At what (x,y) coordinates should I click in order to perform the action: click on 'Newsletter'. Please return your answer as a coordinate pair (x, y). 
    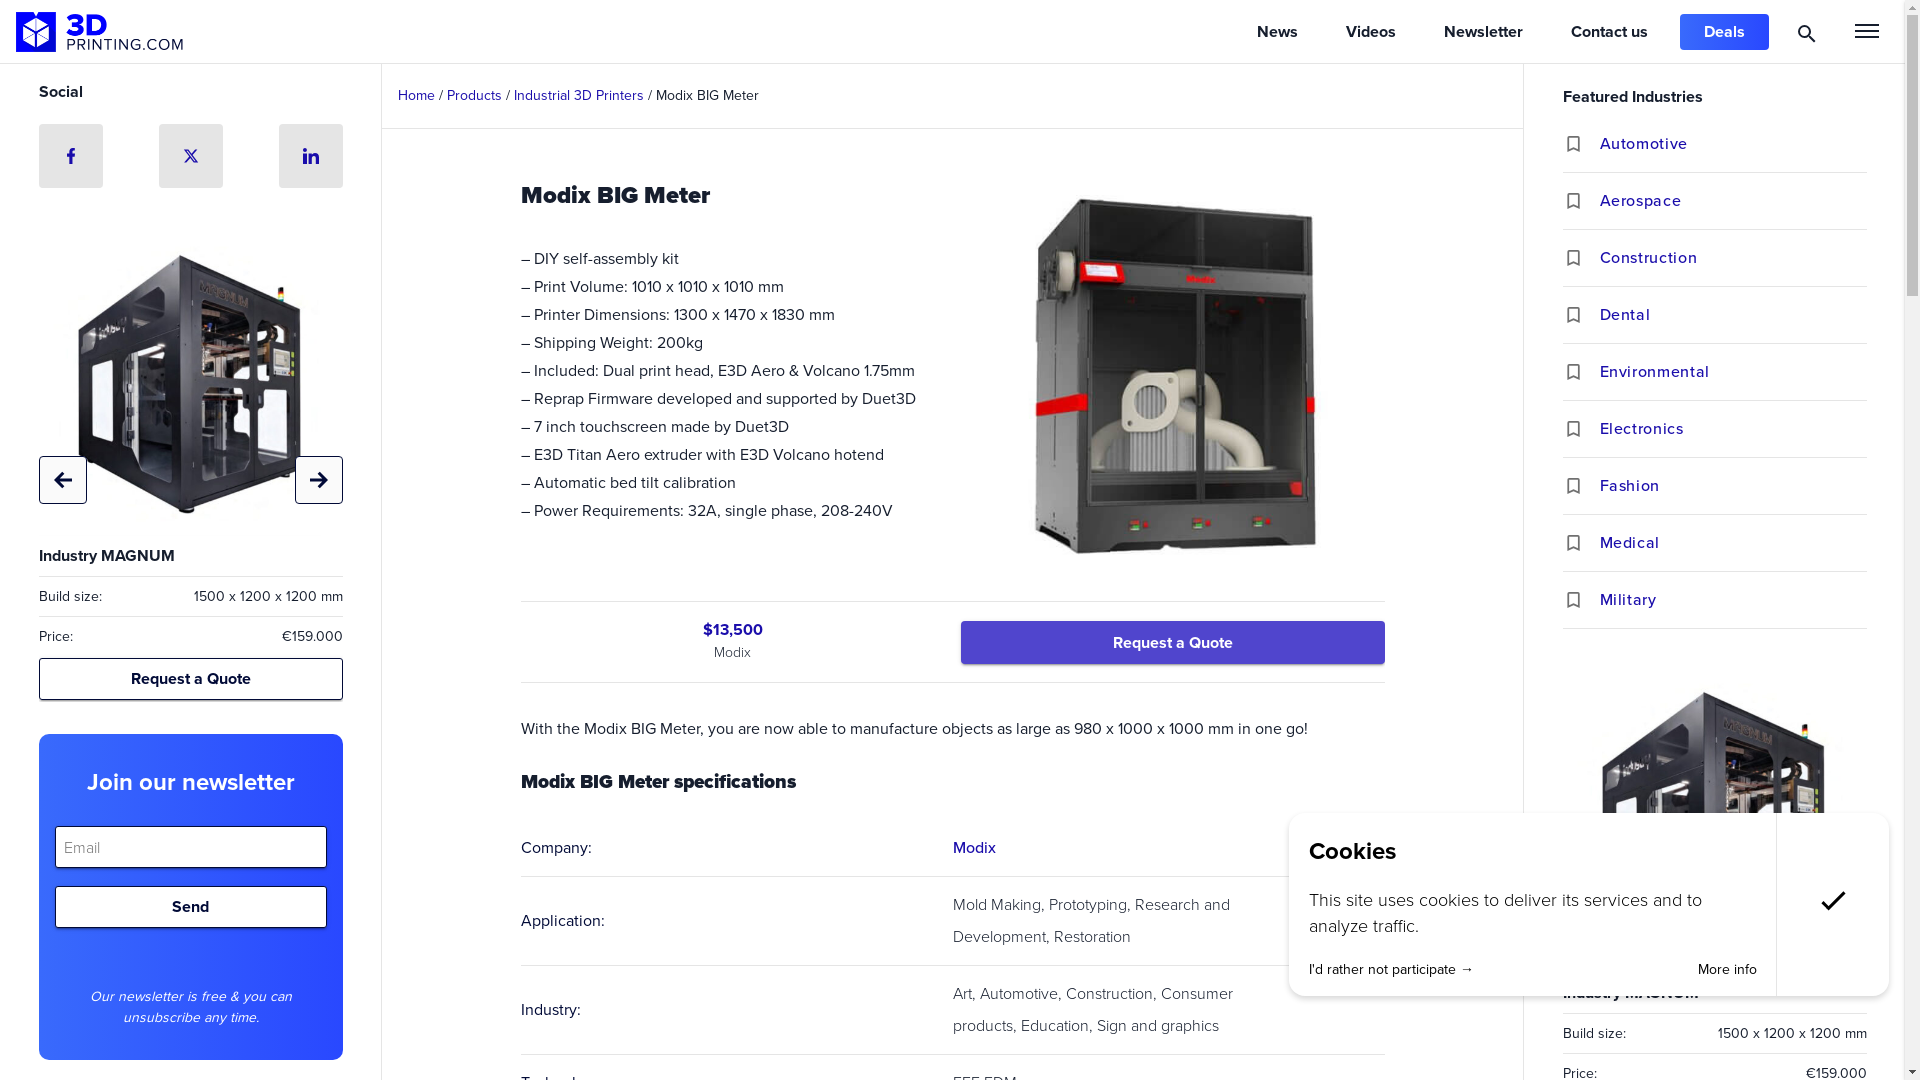
    Looking at the image, I should click on (1483, 31).